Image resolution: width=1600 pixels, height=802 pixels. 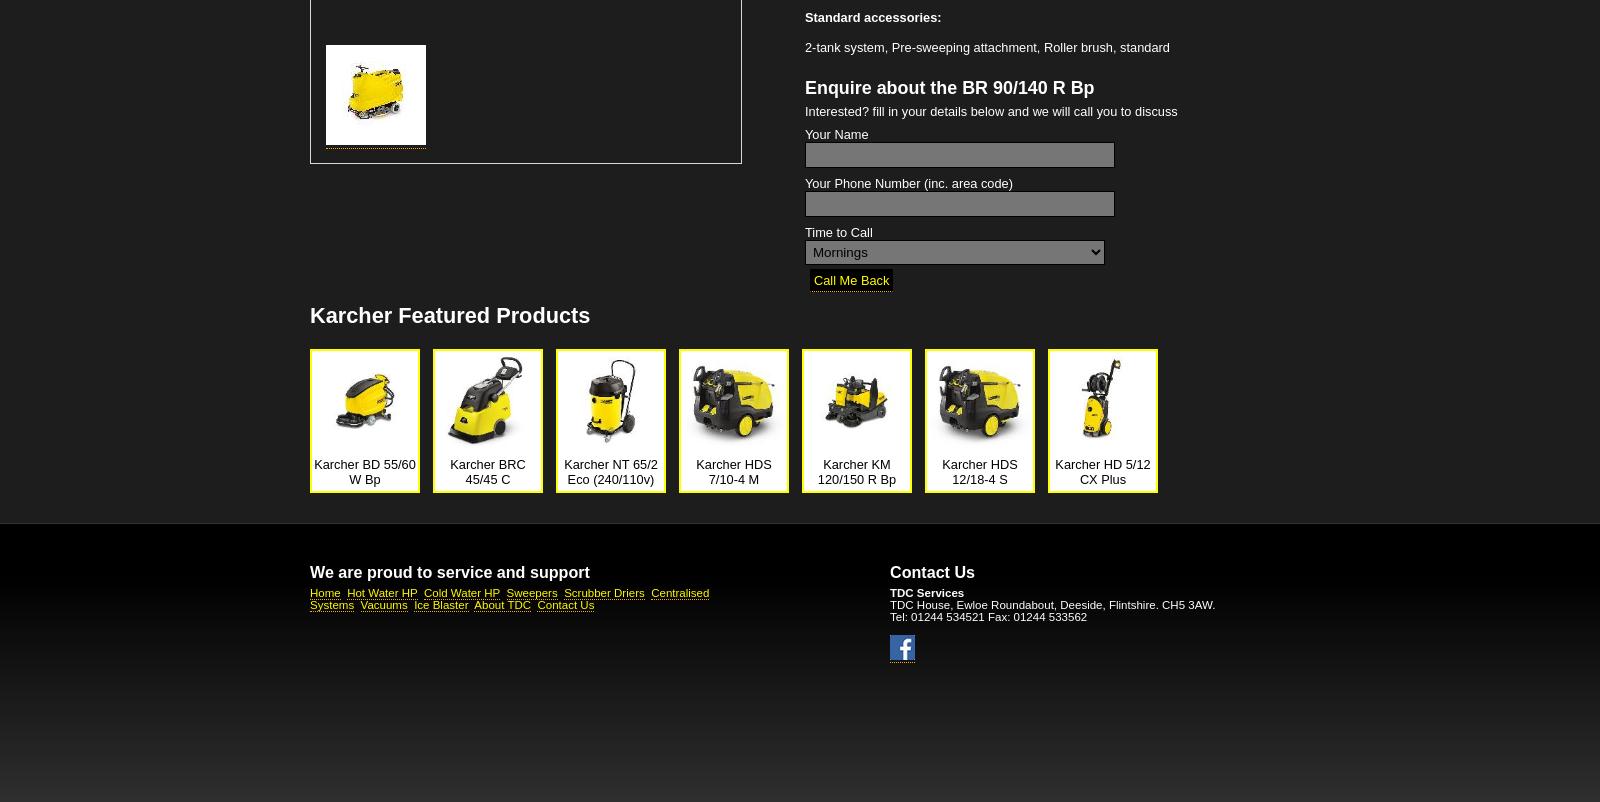 I want to click on '2-tank system, Pre-sweeping attachment, Roller brush, standard', so click(x=986, y=46).